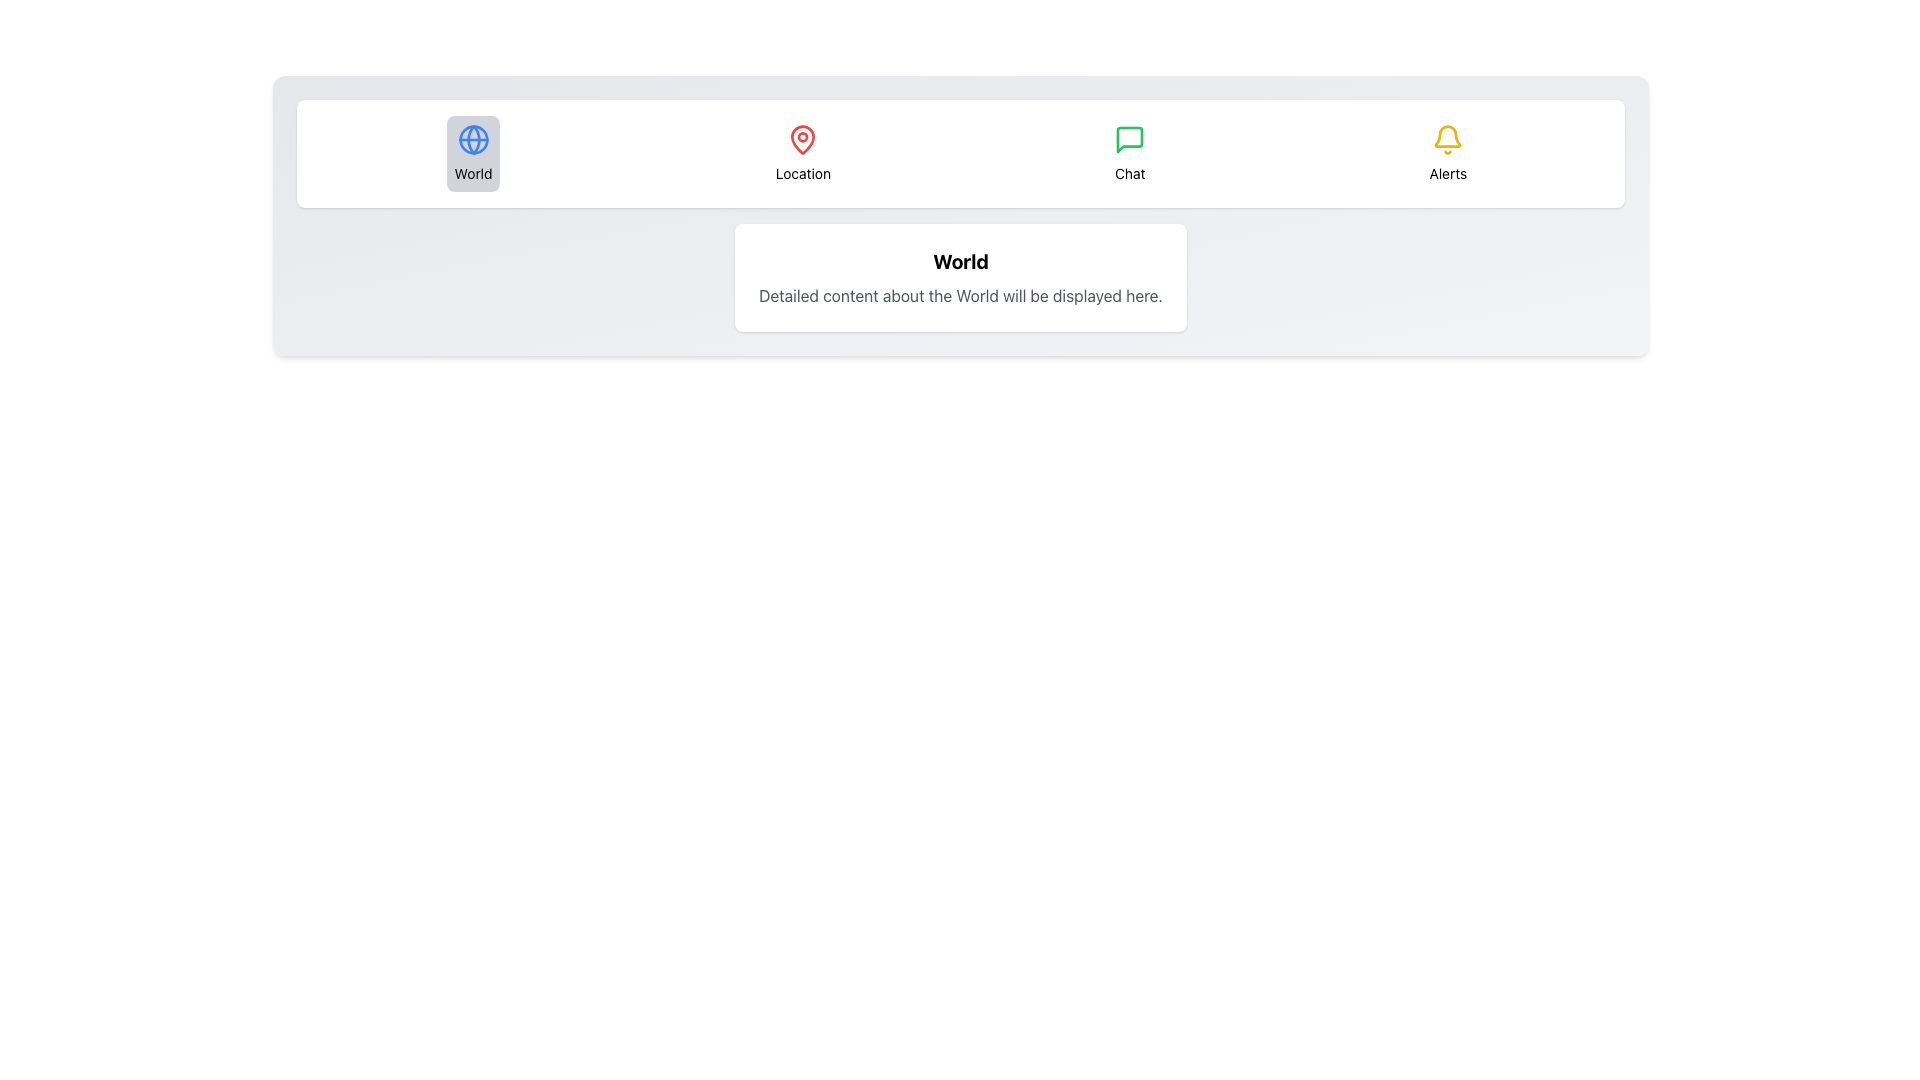 The width and height of the screenshot is (1920, 1080). I want to click on the appearance of the SVG Circle Component, which is a blue-bordered circular shape representing the 'World' category in the navigation UI, so click(472, 138).